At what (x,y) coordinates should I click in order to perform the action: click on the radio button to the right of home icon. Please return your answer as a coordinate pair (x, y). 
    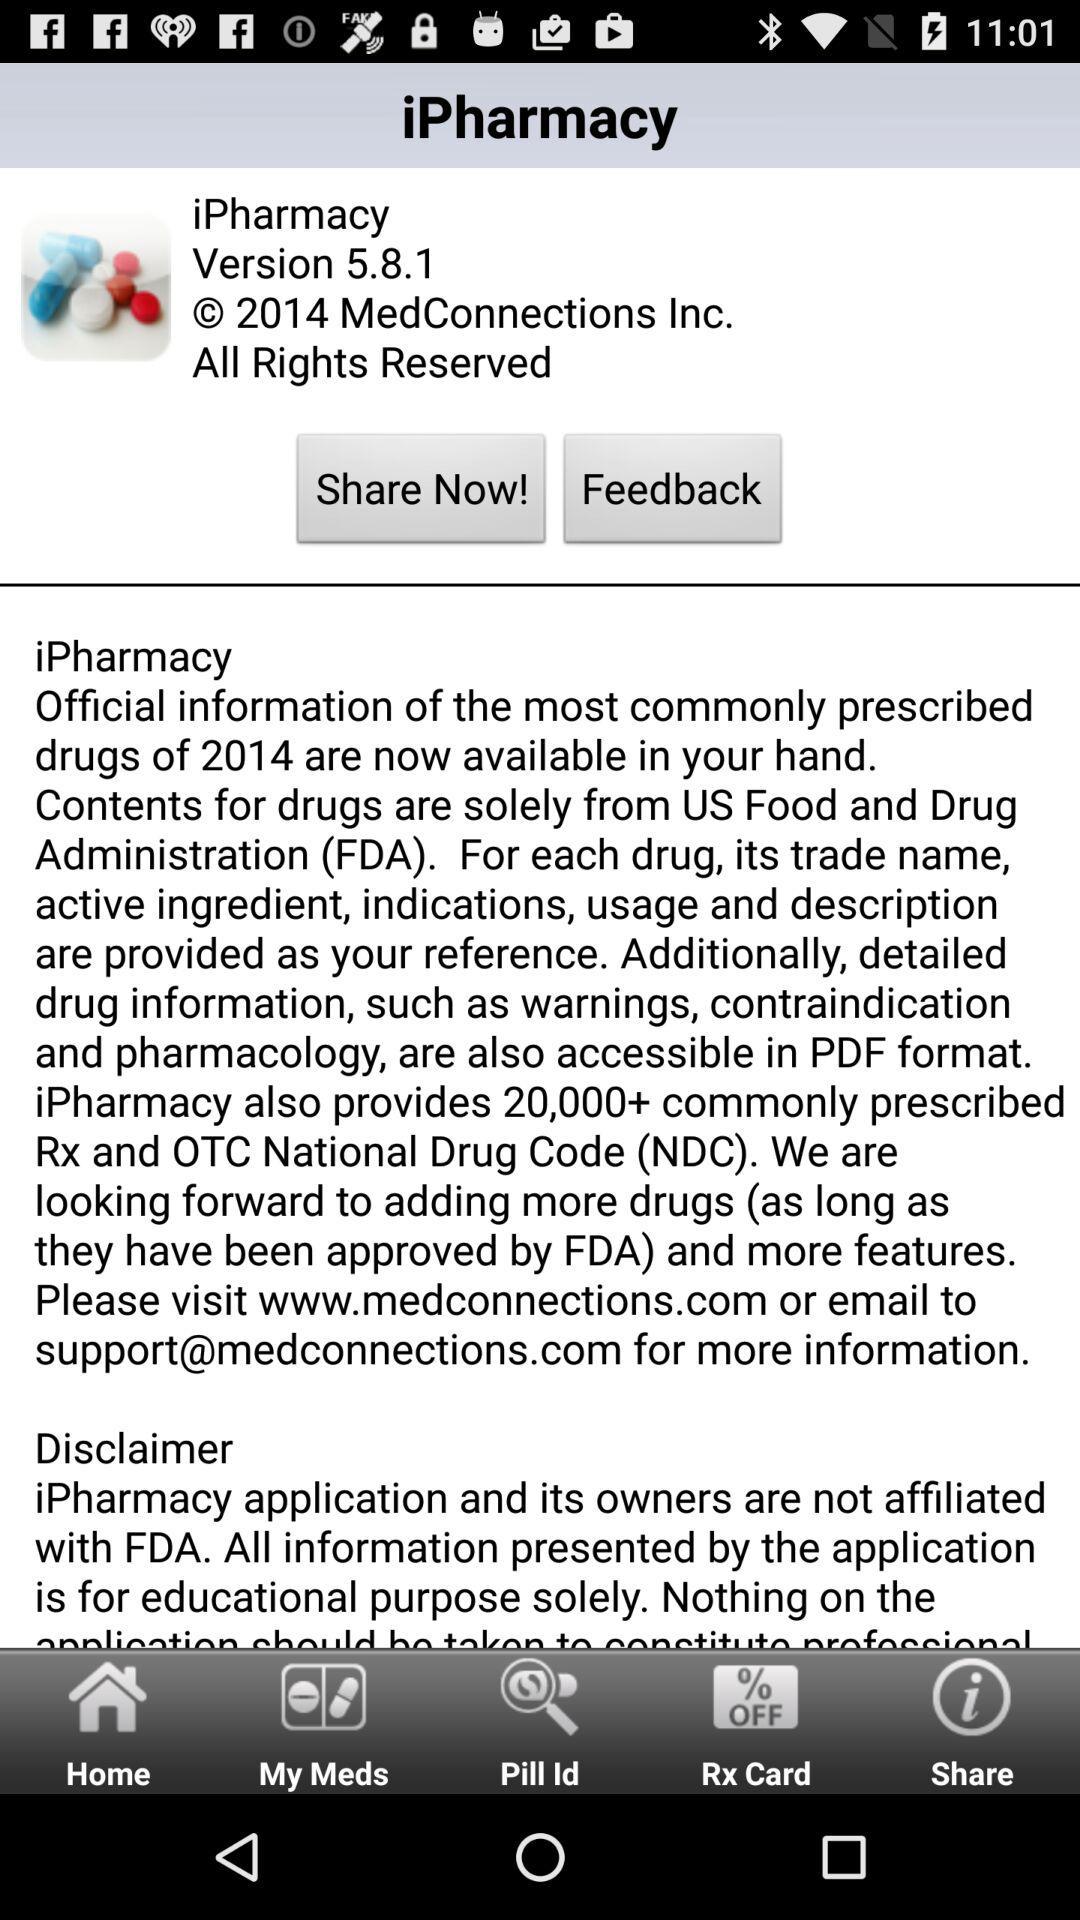
    Looking at the image, I should click on (323, 1719).